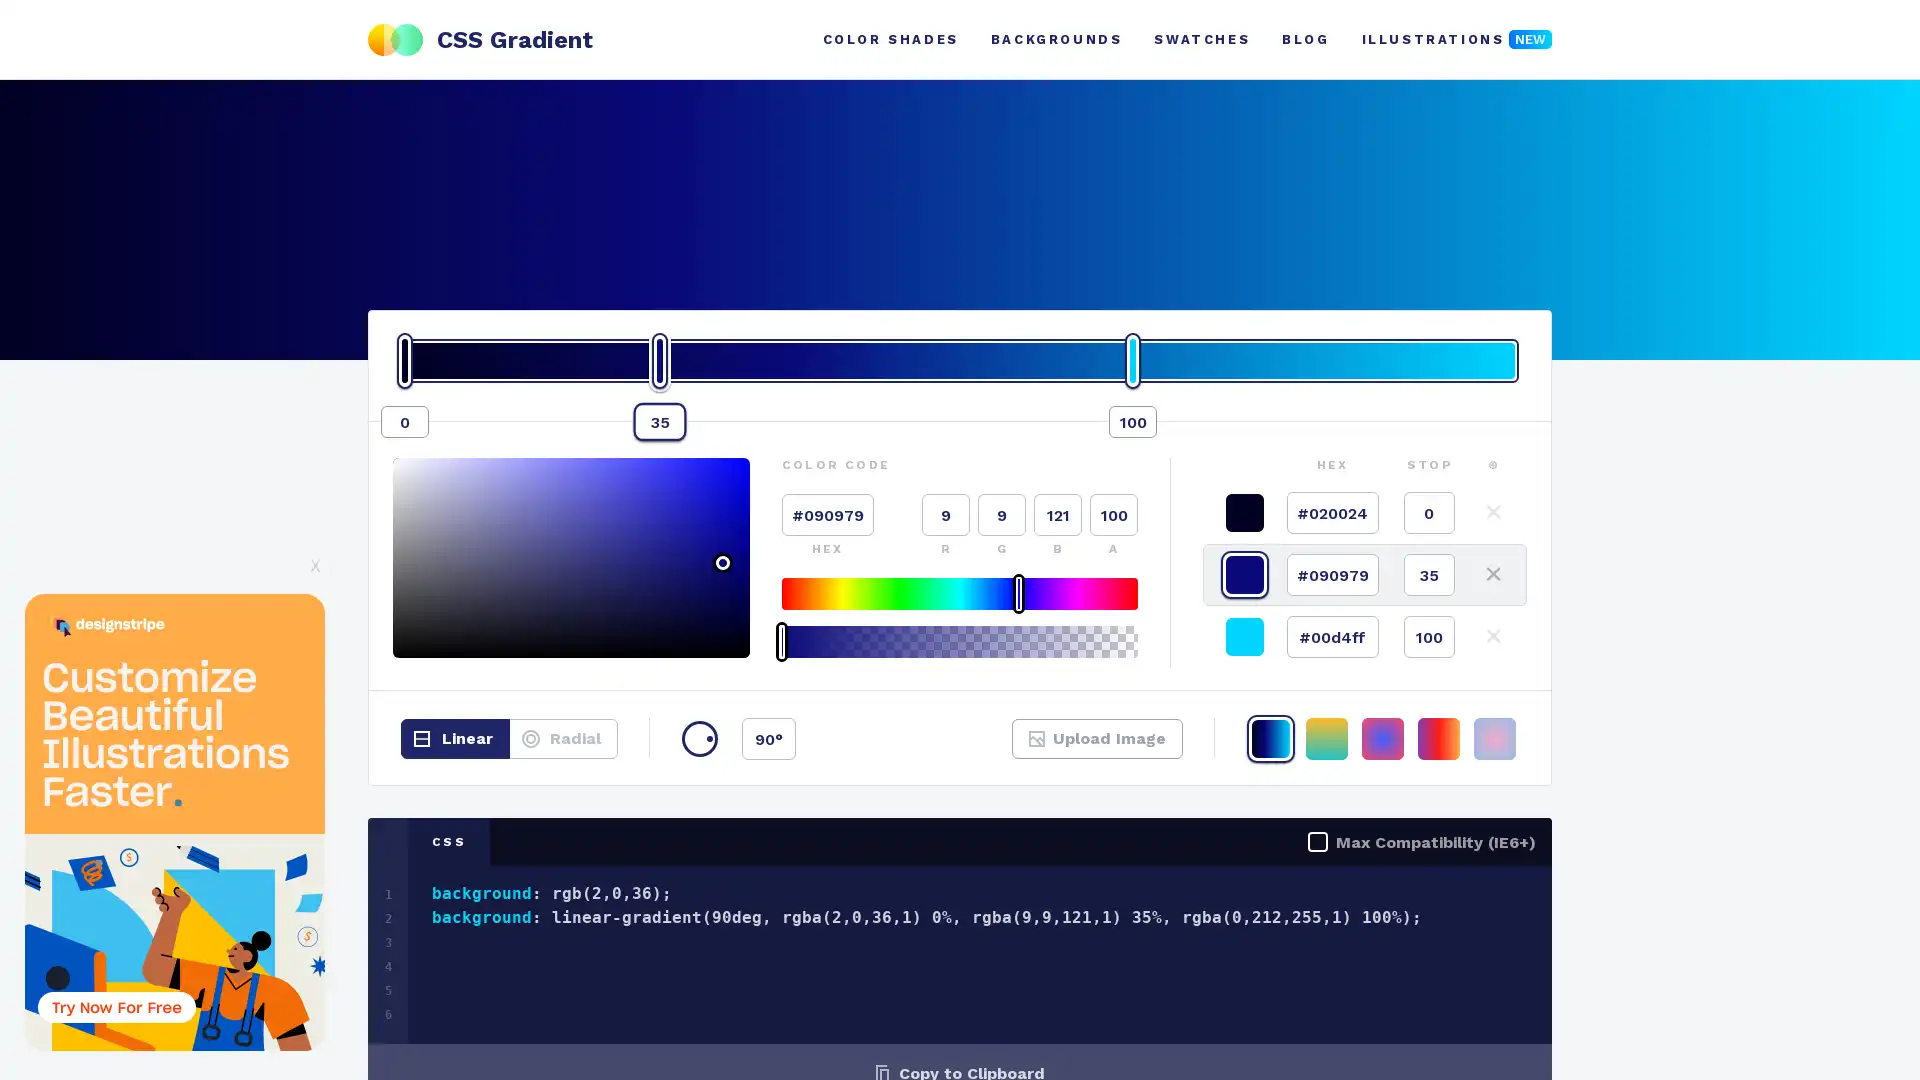 Image resolution: width=1920 pixels, height=1080 pixels. What do you see at coordinates (562, 739) in the screenshot?
I see `Radial` at bounding box center [562, 739].